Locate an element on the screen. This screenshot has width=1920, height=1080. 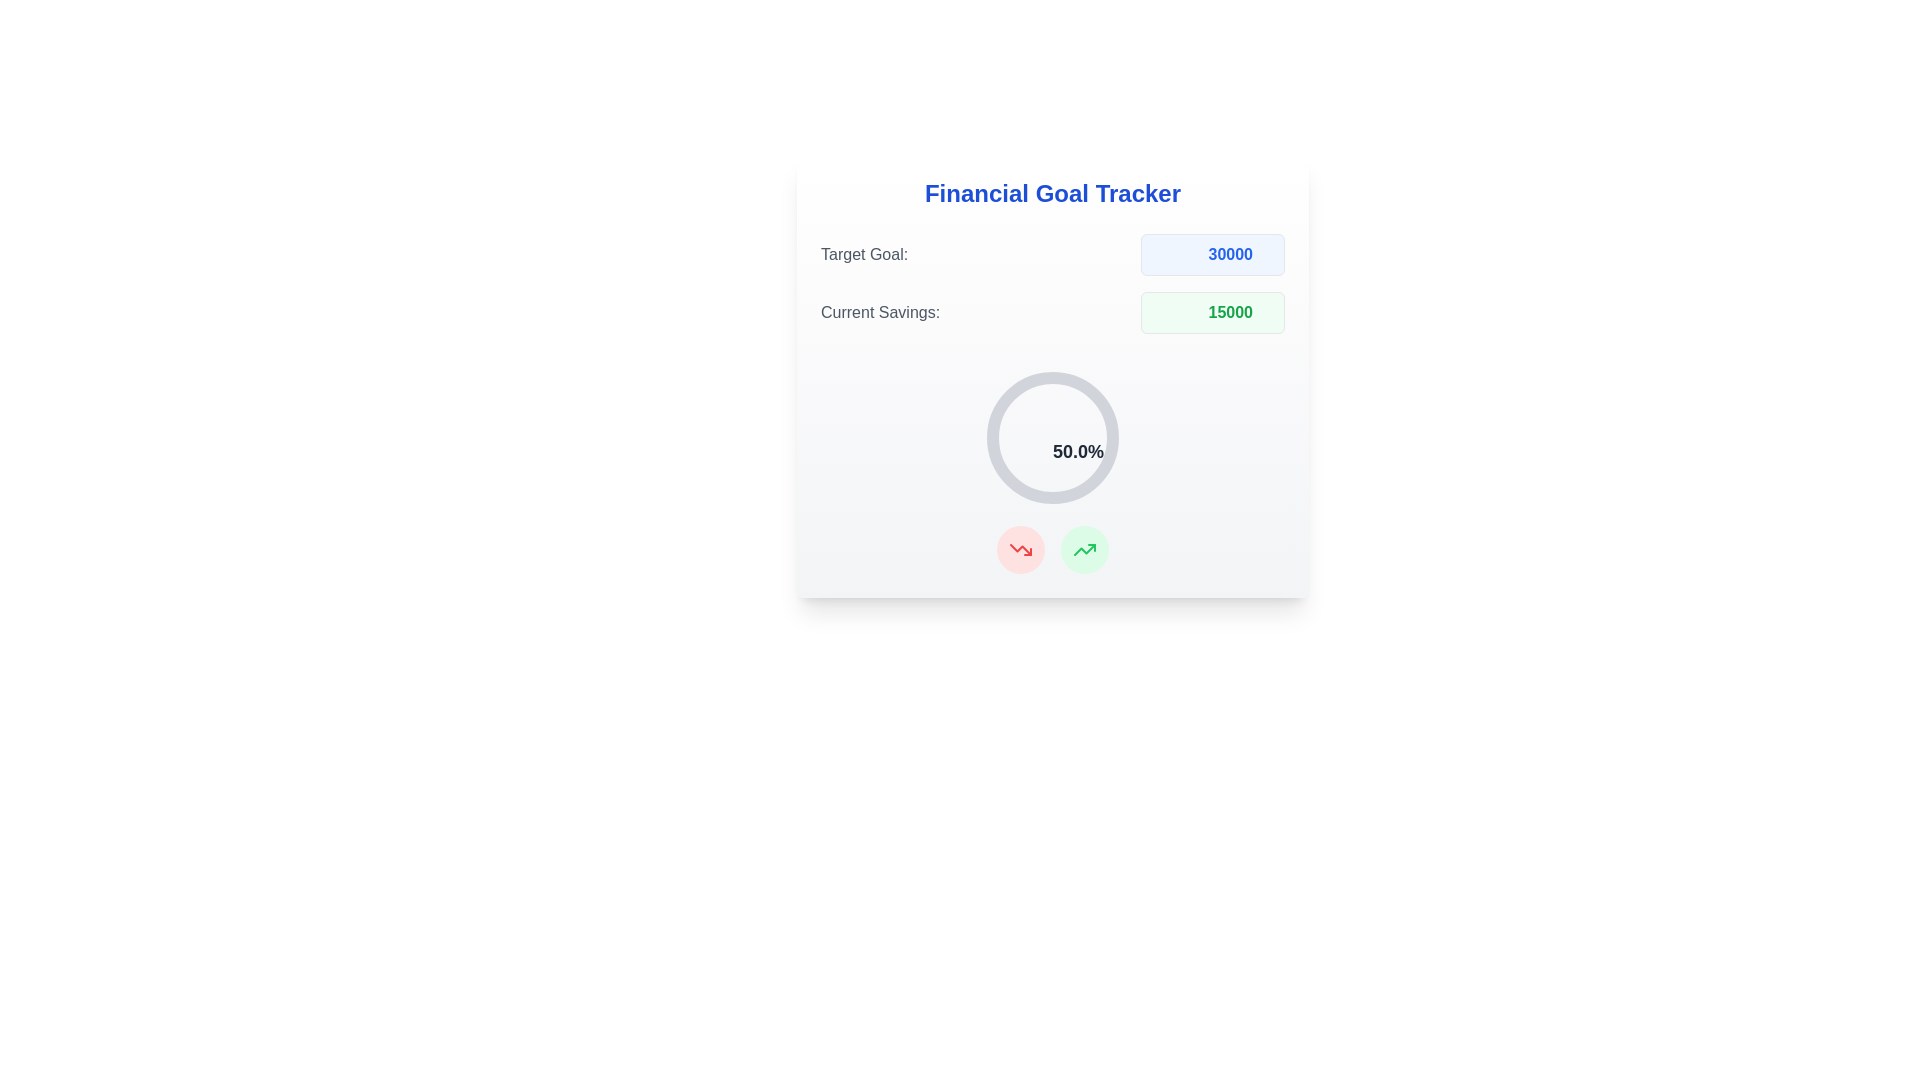
text content of the Text Label displaying 'Current Savings:' which is styled in gray color and aligned to the left, positioned below the 'Target Goal:' label is located at coordinates (880, 312).